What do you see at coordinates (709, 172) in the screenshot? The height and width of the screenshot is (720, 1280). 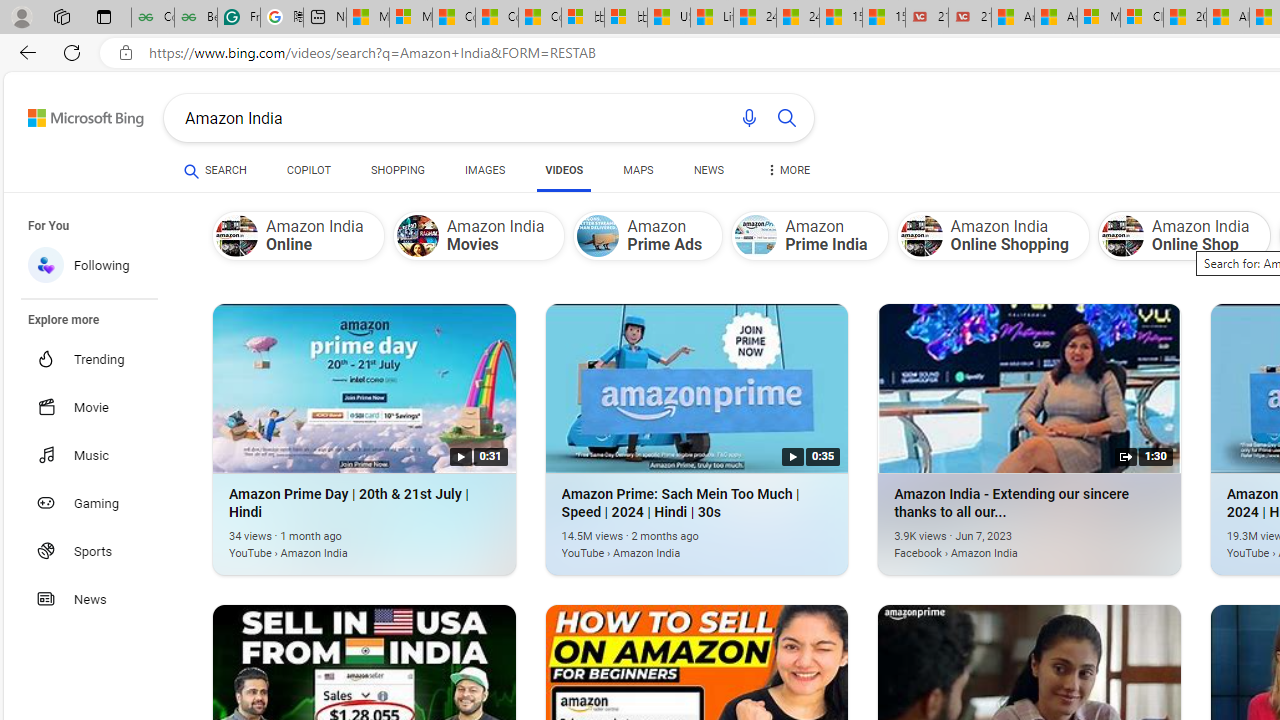 I see `'NEWS'` at bounding box center [709, 172].